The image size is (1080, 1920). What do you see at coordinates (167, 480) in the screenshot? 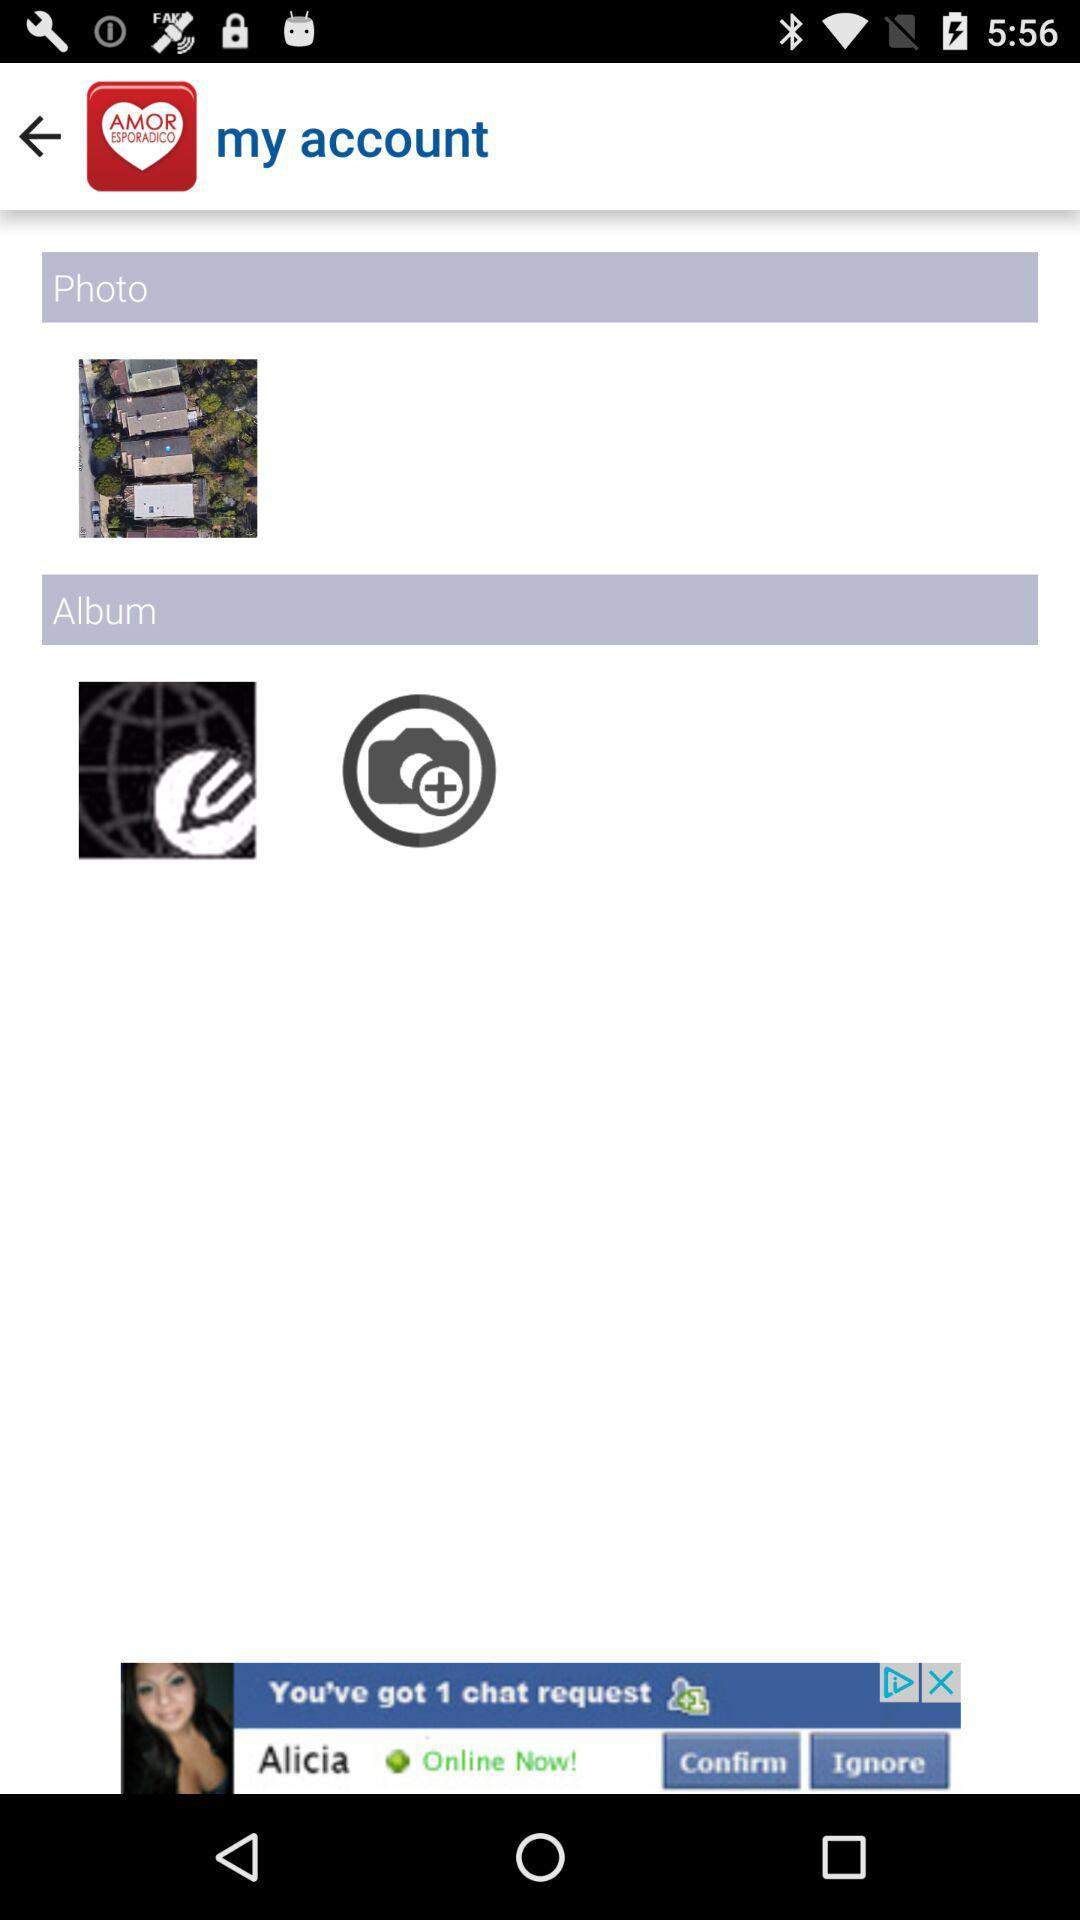
I see `the menu icon` at bounding box center [167, 480].